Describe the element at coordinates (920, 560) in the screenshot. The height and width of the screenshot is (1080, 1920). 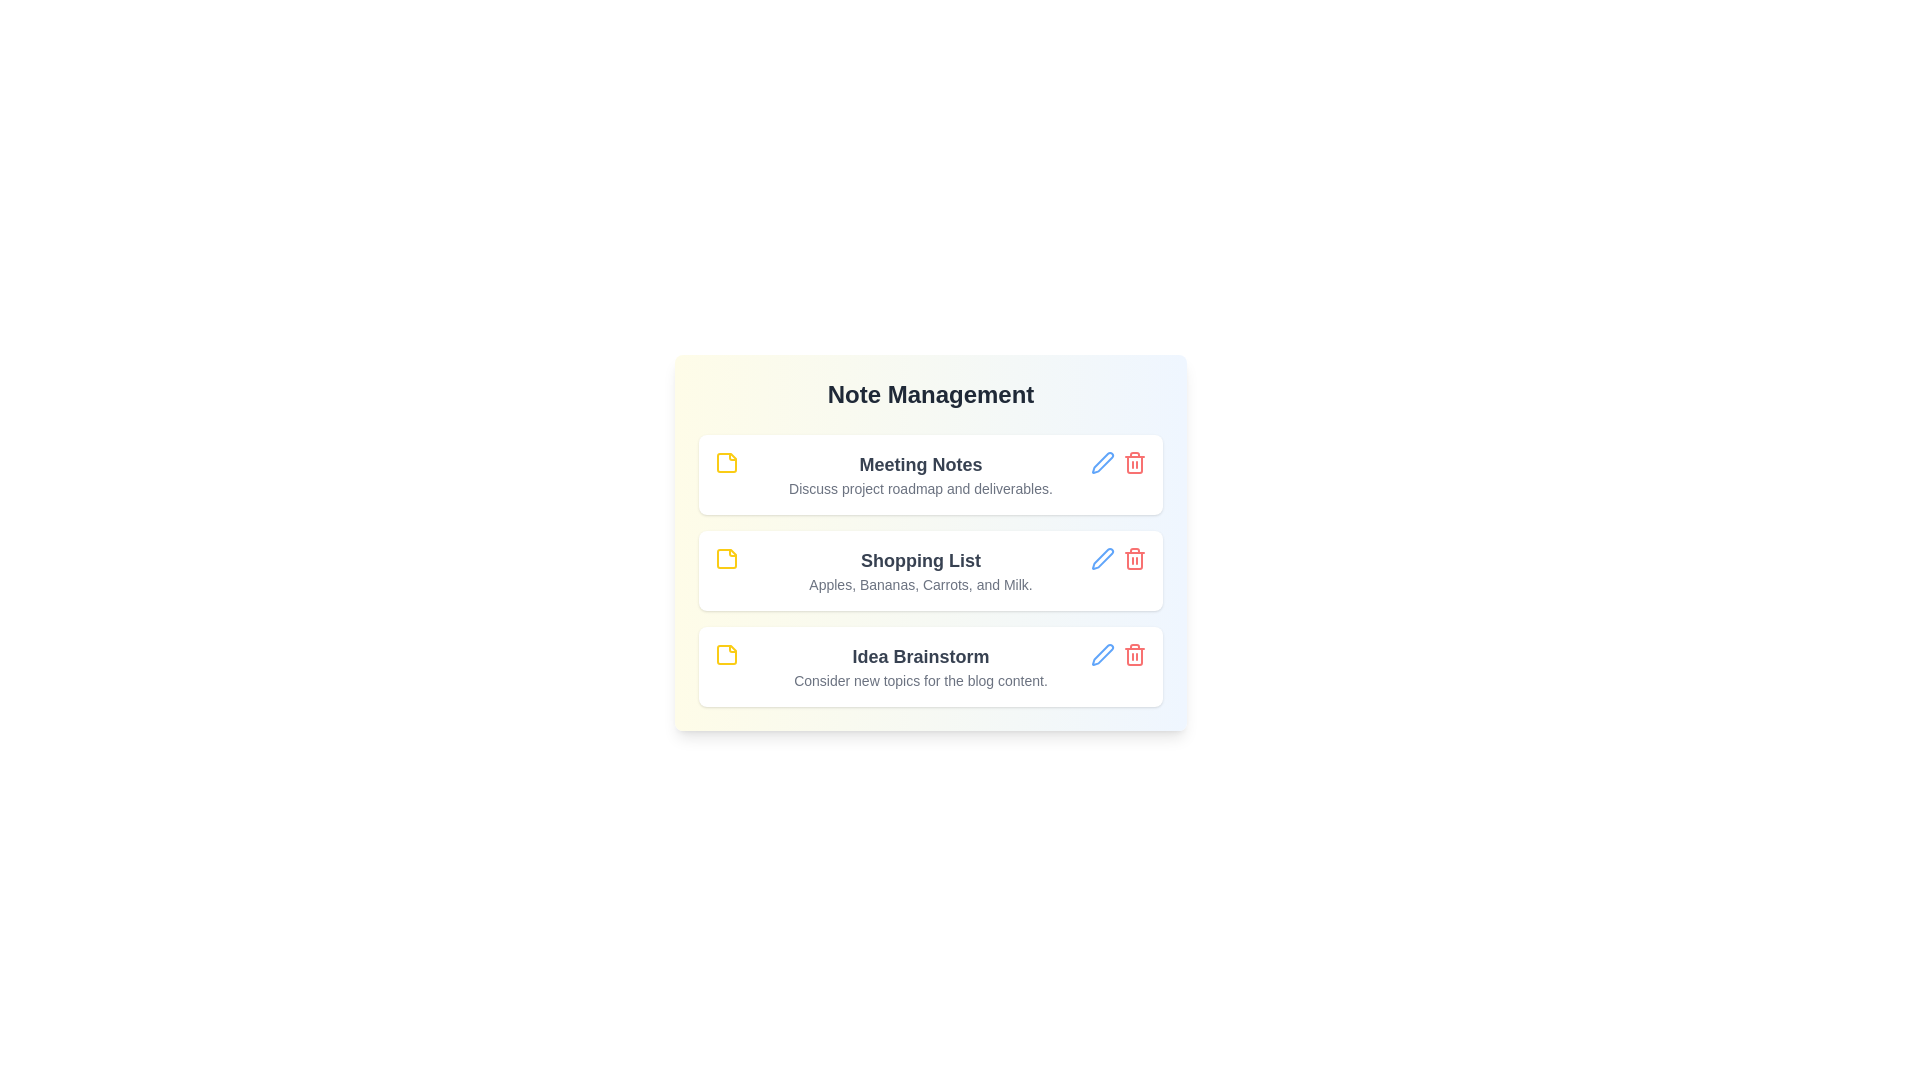
I see `the note titled 'Shopping List' to view its details` at that location.